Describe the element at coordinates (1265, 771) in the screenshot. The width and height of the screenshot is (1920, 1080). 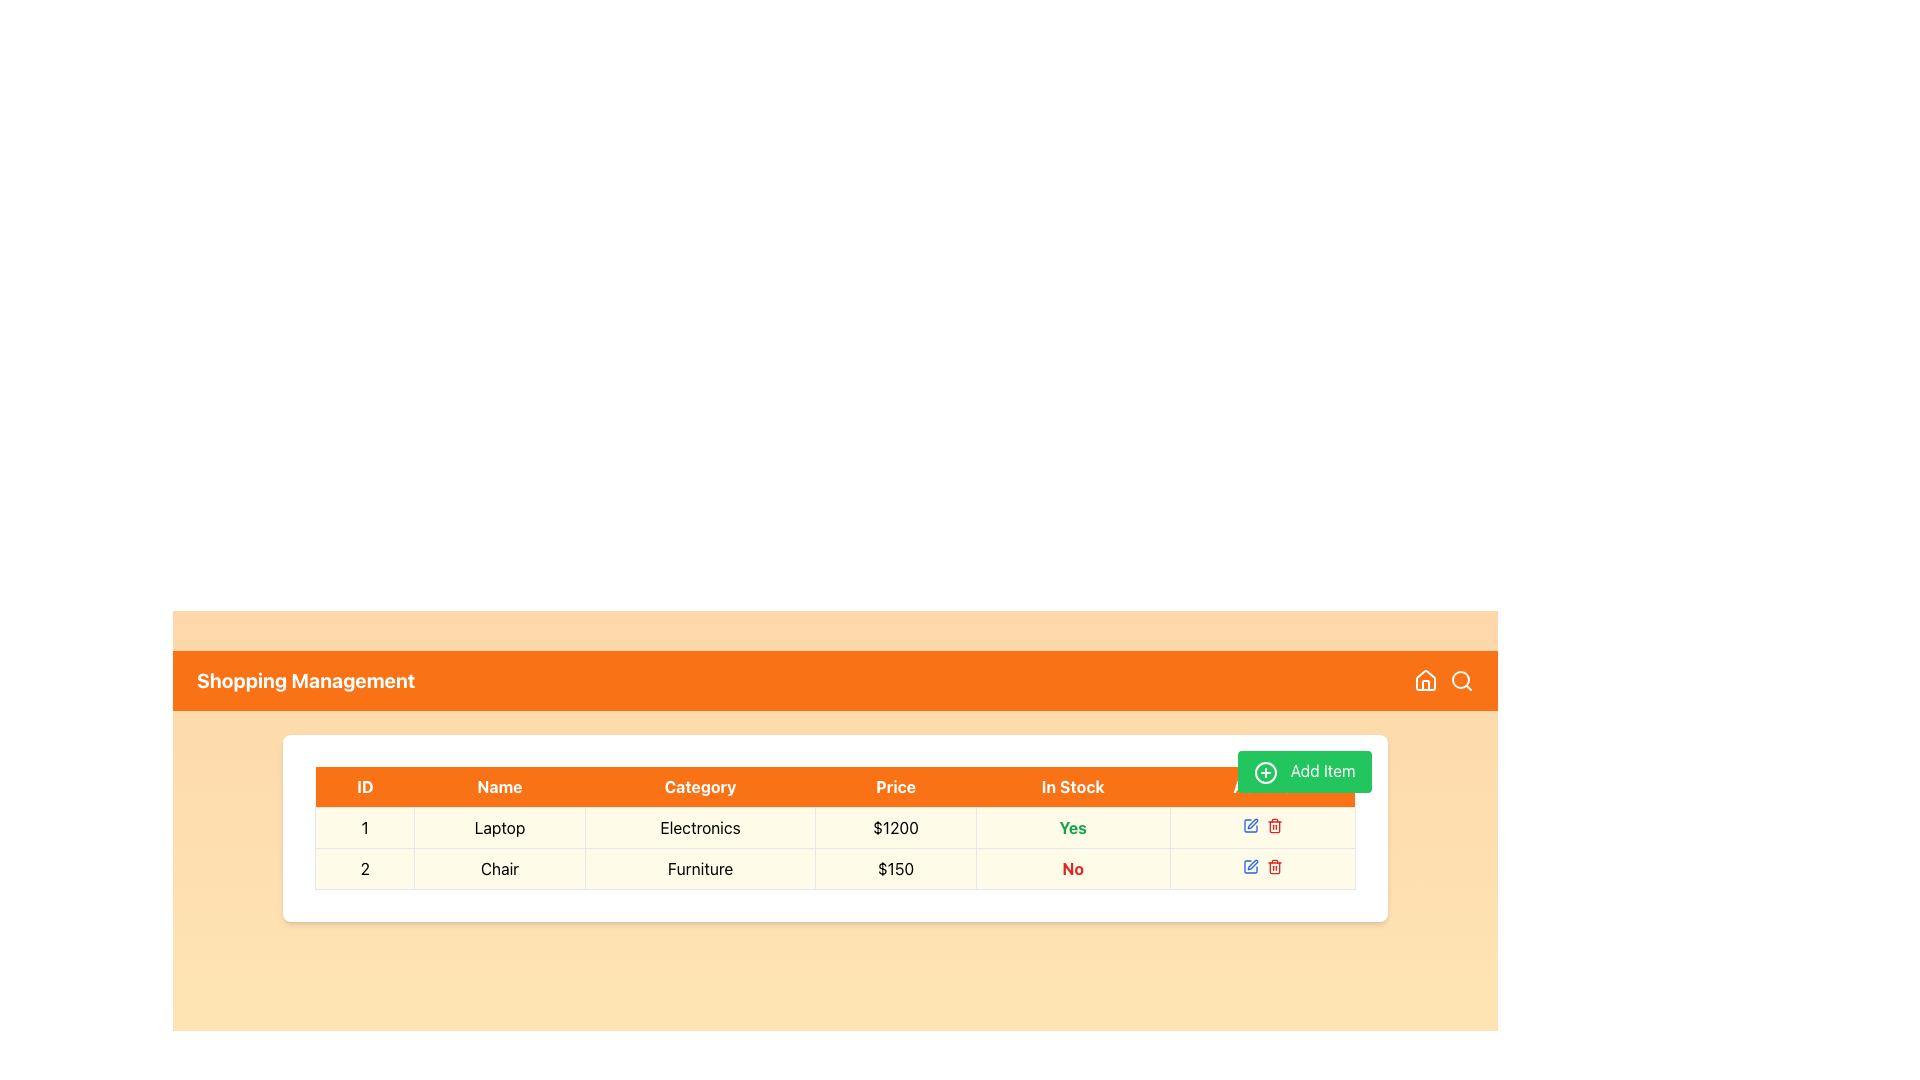
I see `the circular green icon with a white plus sign, which is part of the 'Add Item' button located at the top right of the table` at that location.